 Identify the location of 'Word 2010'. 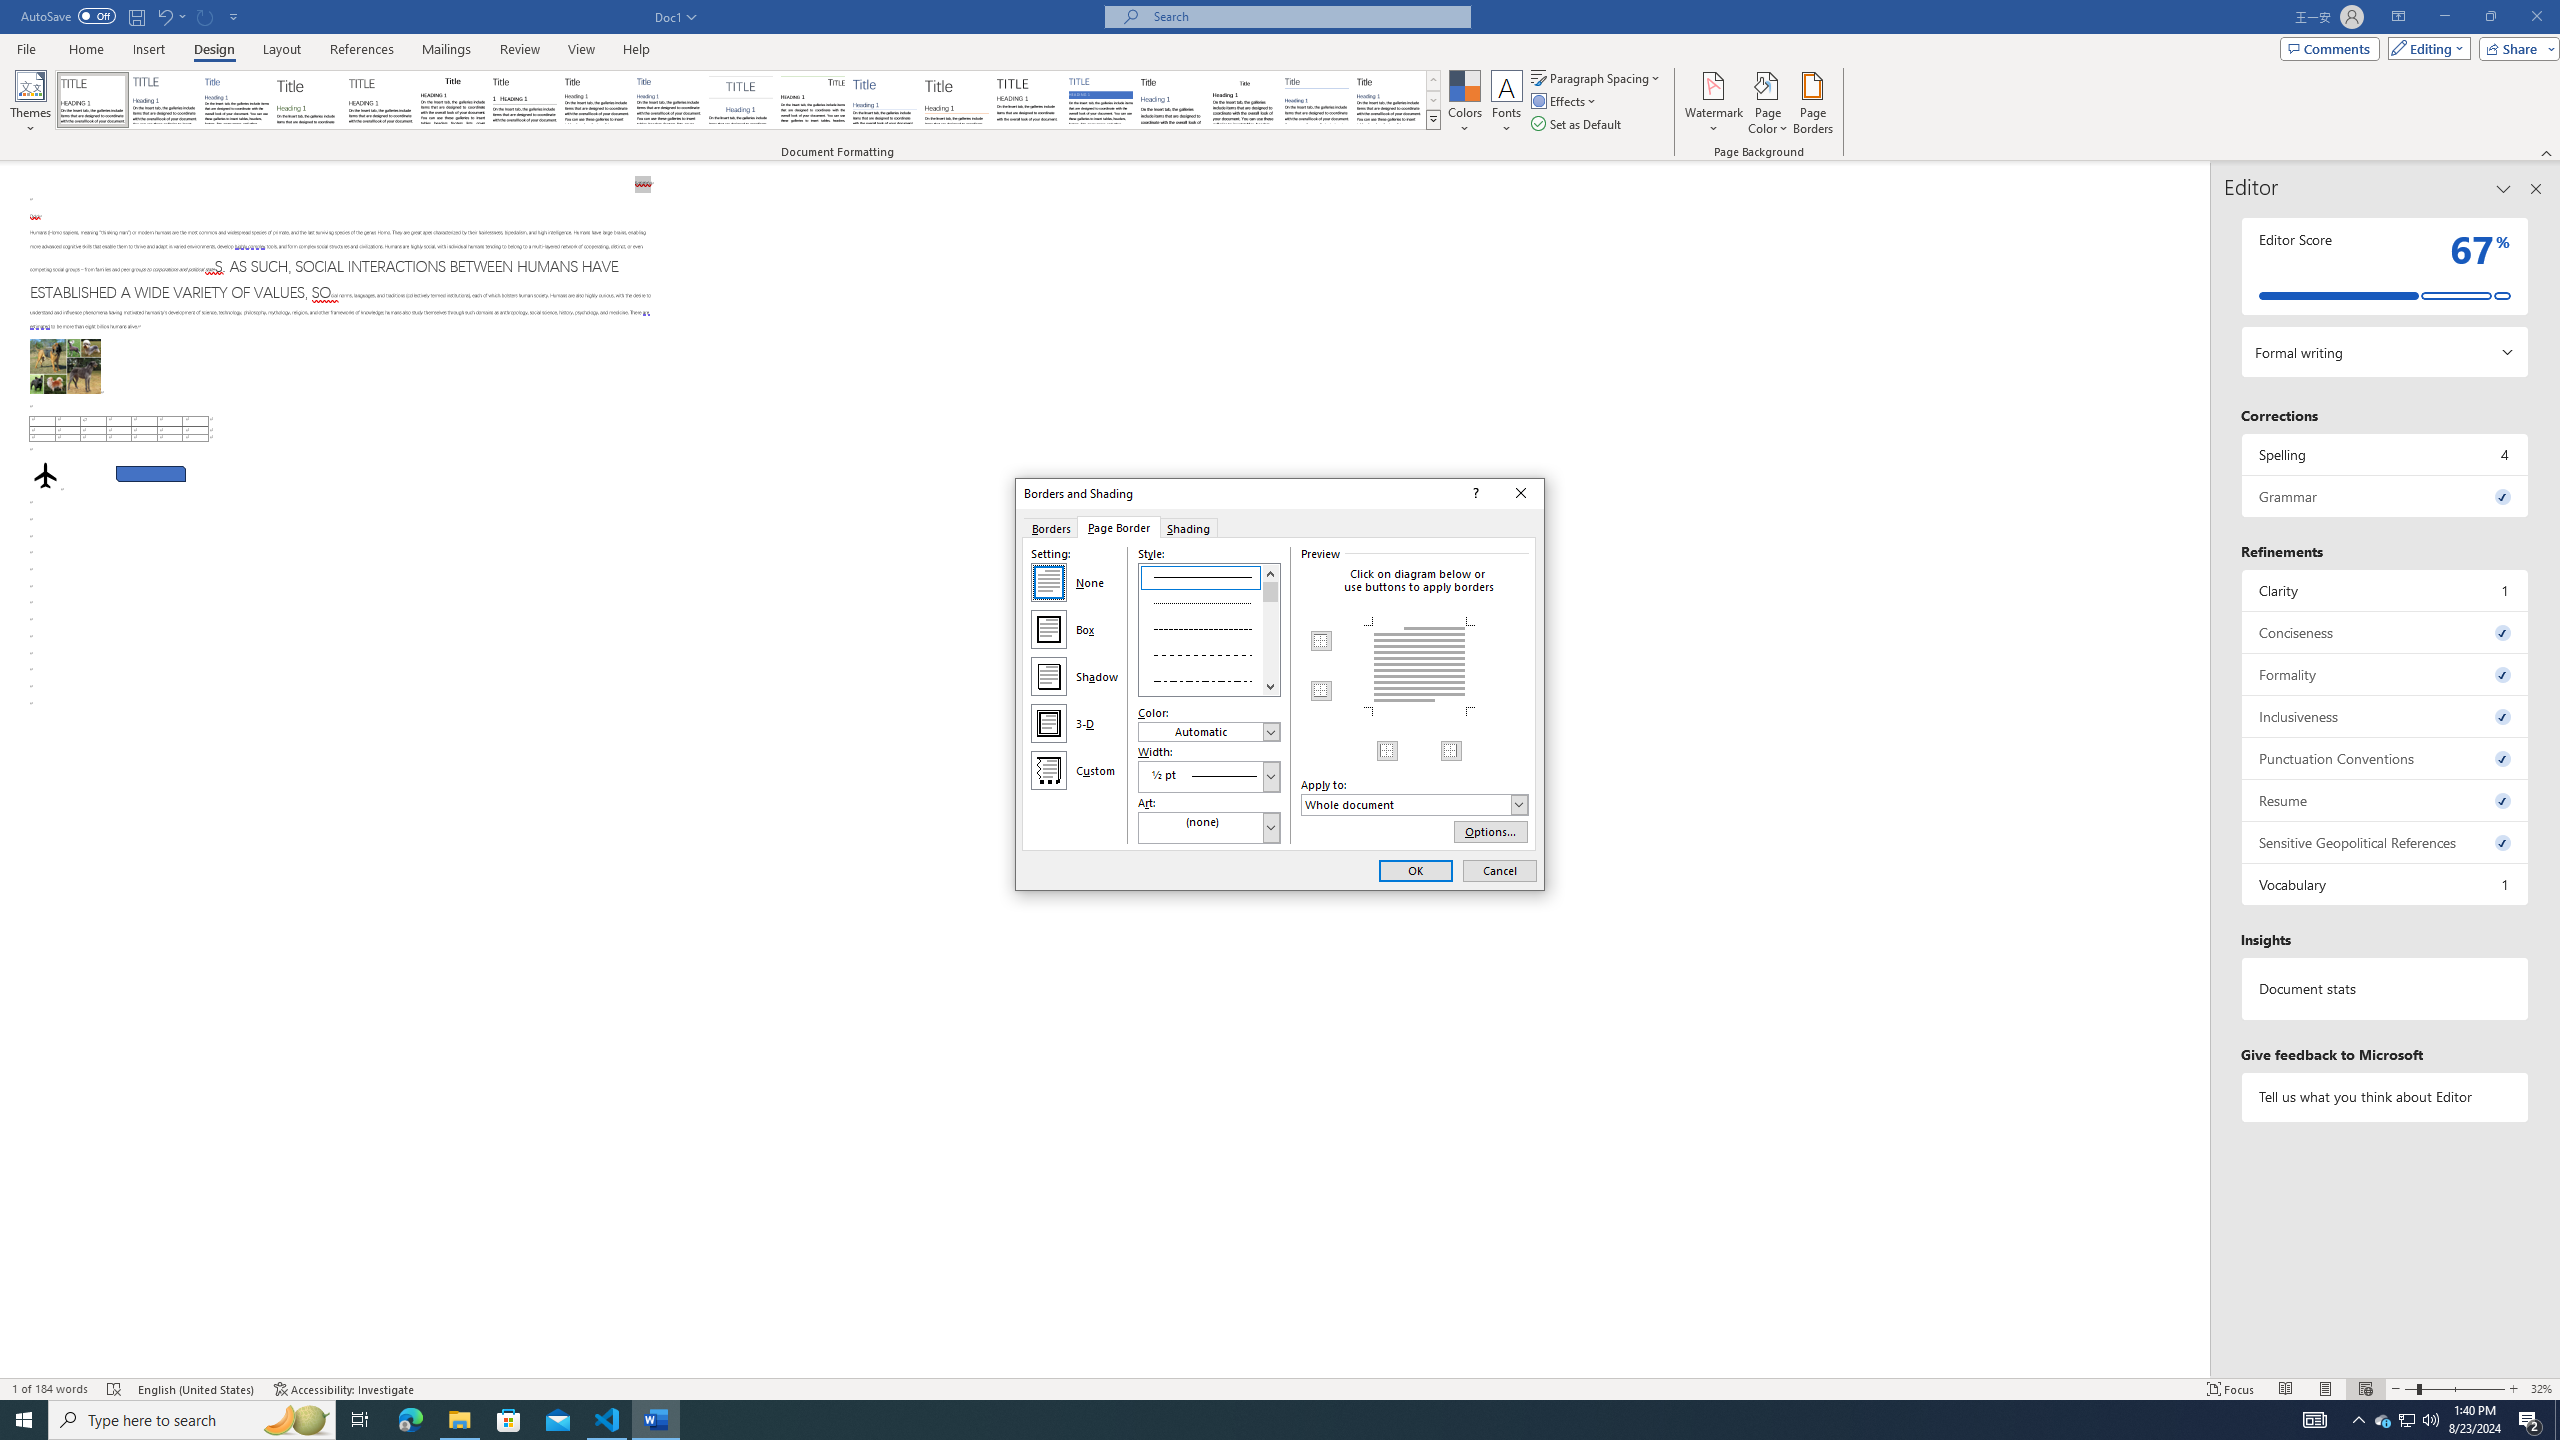
(1316, 99).